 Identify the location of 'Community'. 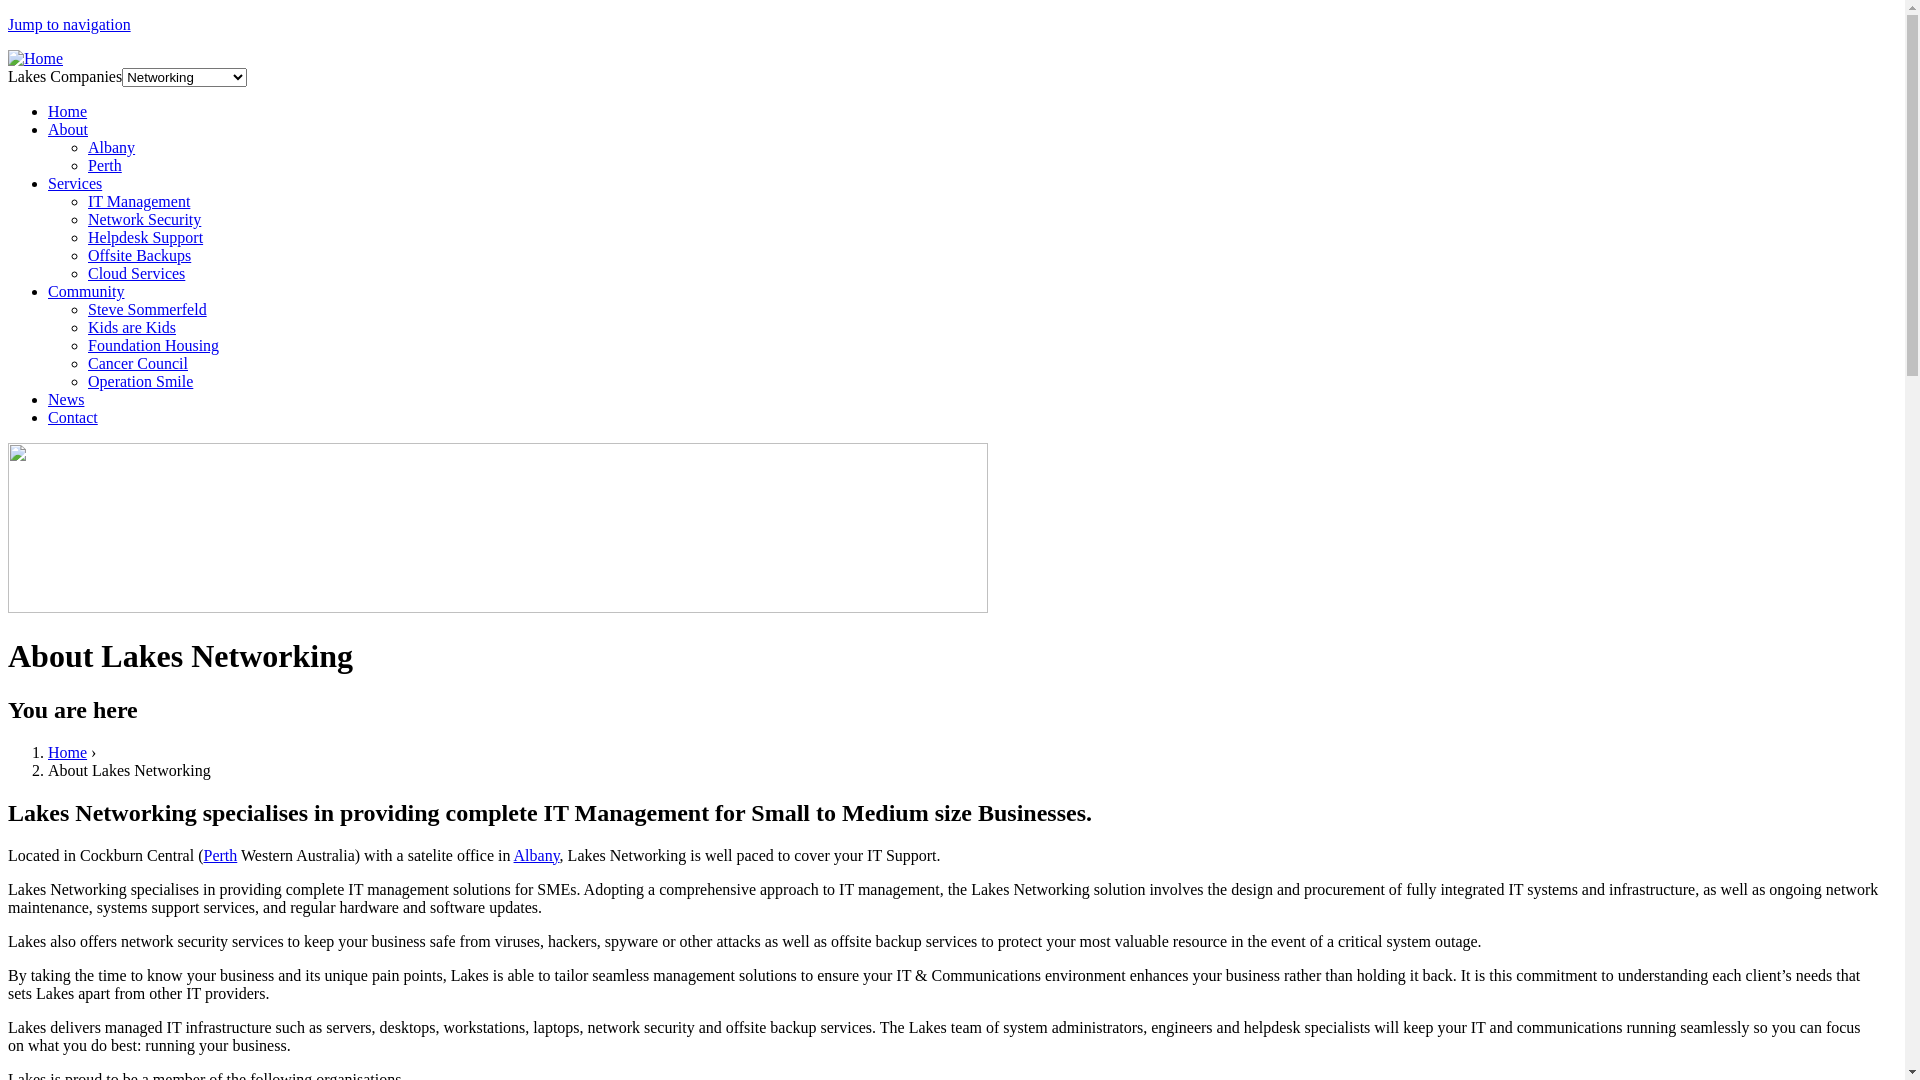
(85, 291).